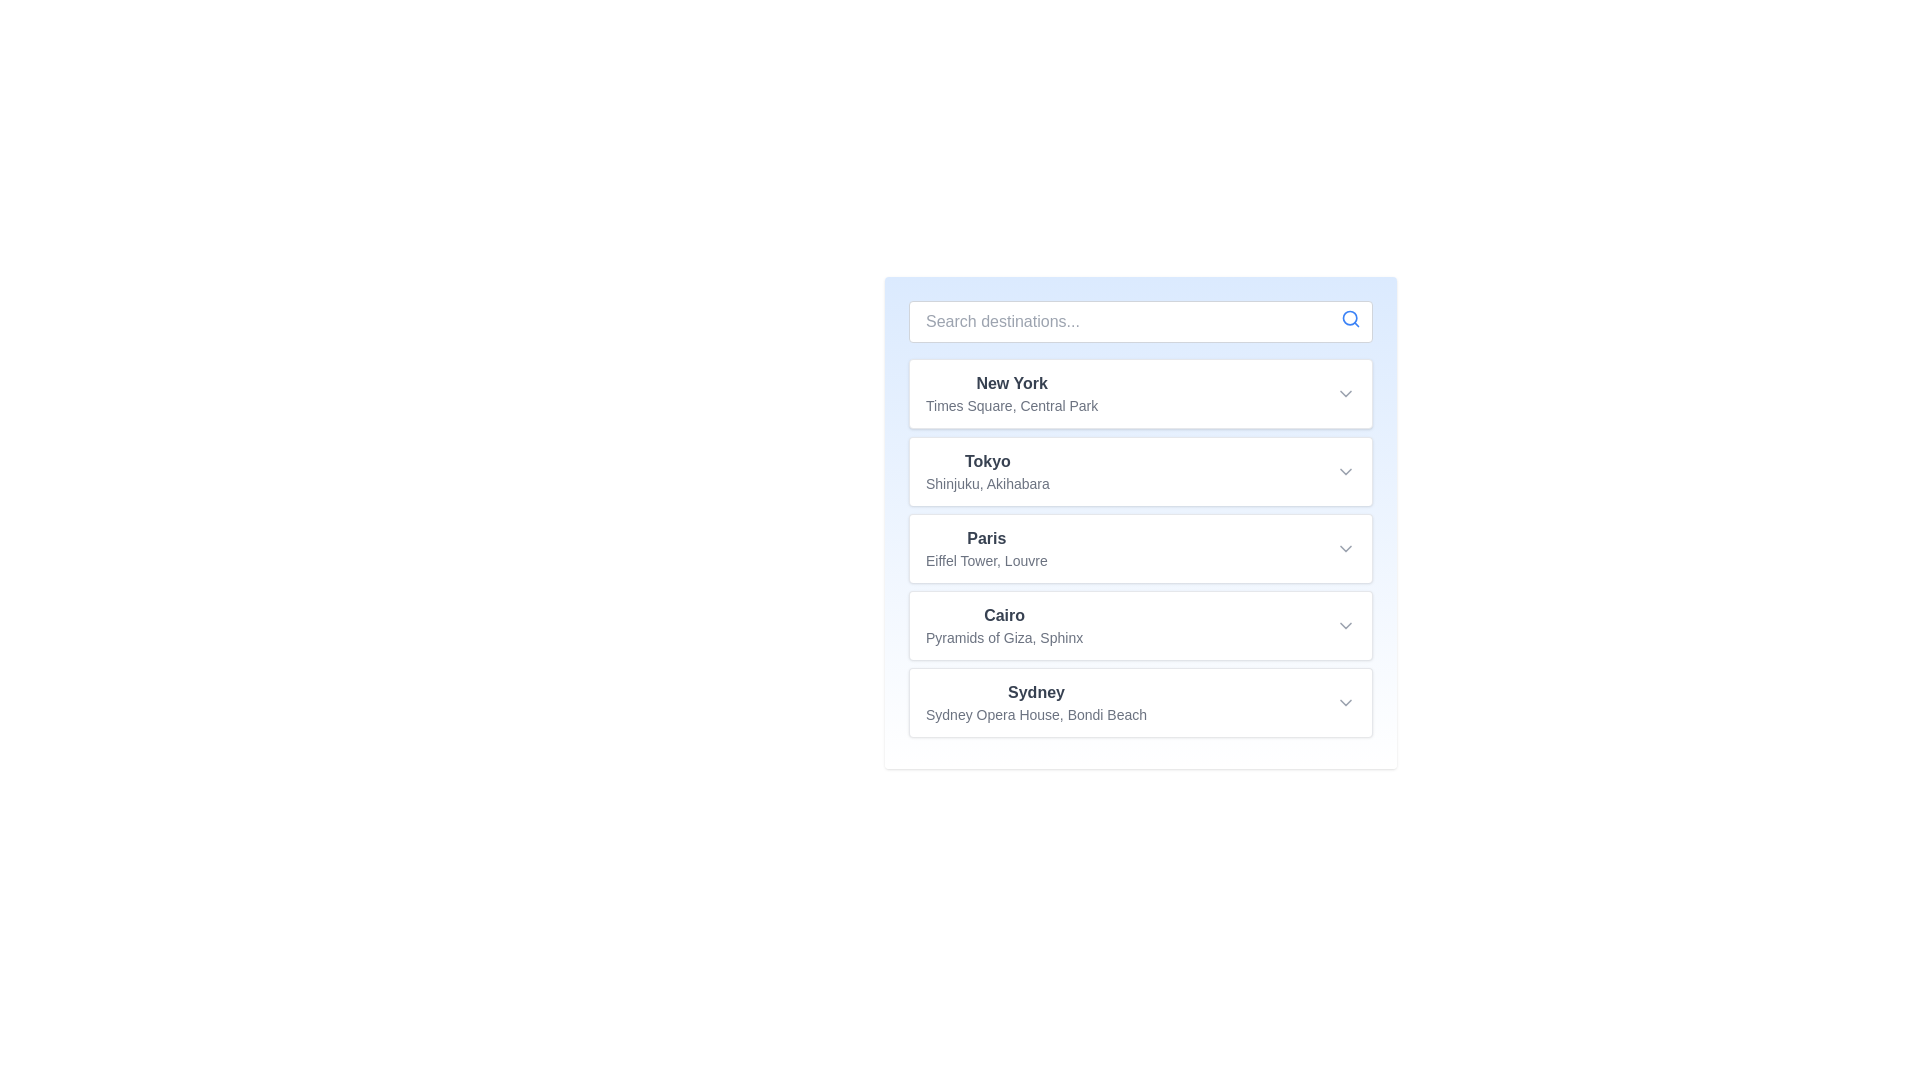  What do you see at coordinates (987, 483) in the screenshot?
I see `the styling of the Text label providing contextual information about notable districts in Tokyo, located directly below the heading 'Tokyo'` at bounding box center [987, 483].